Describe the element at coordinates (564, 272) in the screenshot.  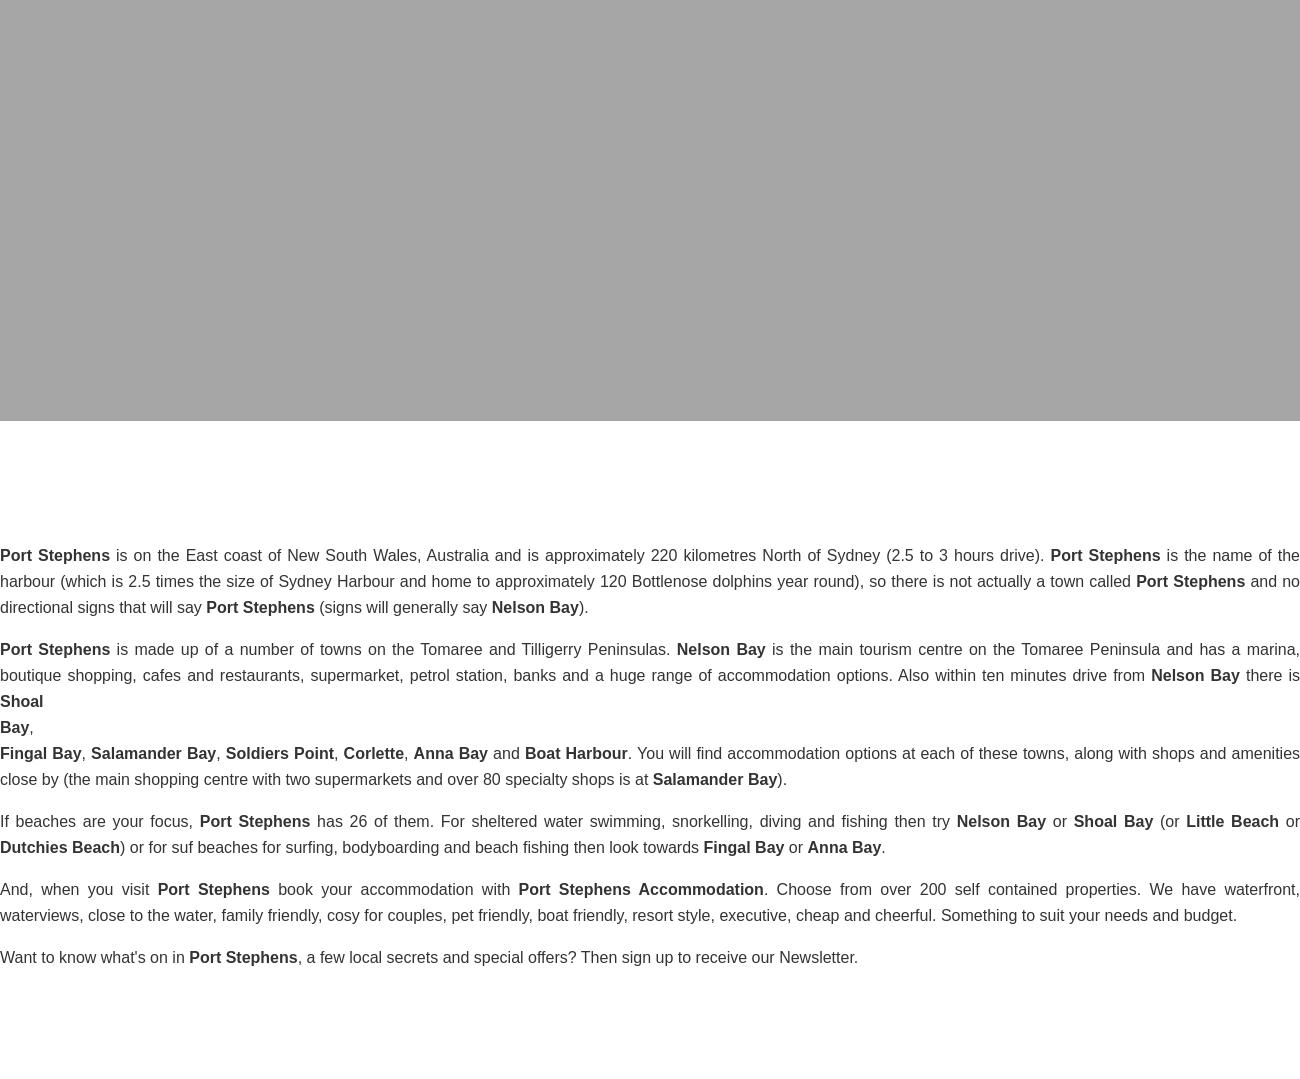
I see `'date_range'` at that location.